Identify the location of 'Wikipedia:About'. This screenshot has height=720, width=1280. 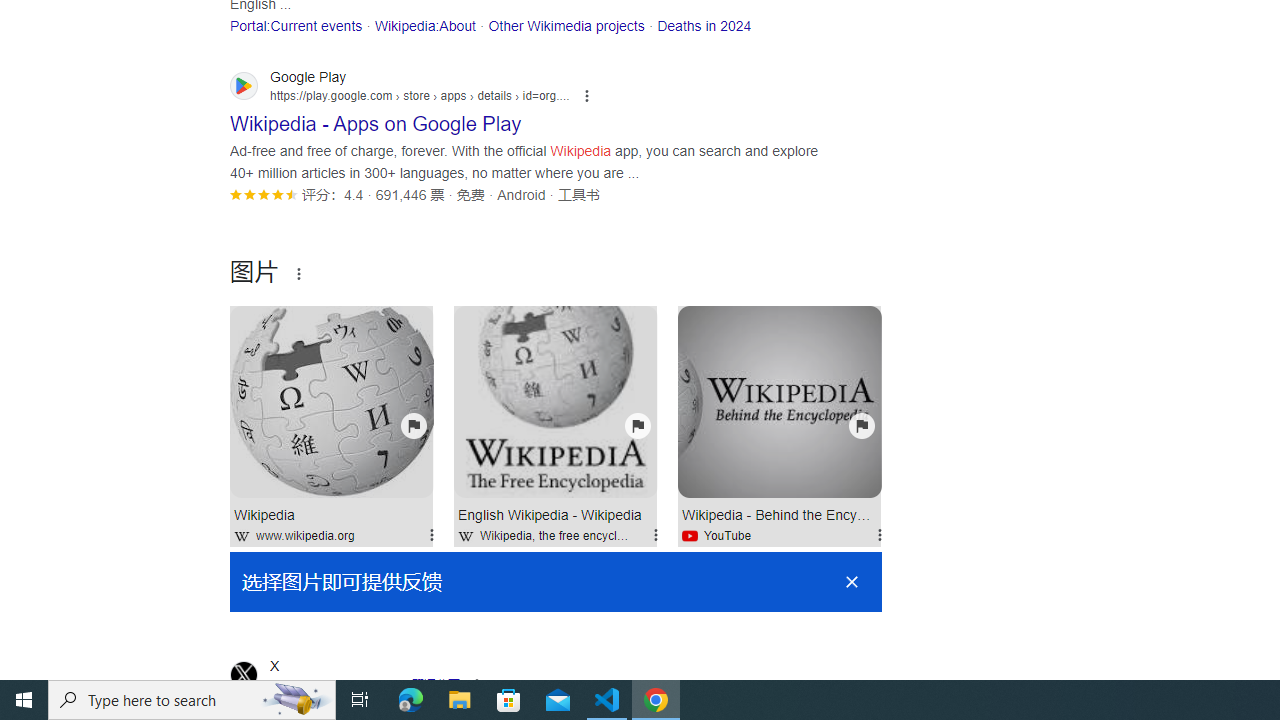
(423, 25).